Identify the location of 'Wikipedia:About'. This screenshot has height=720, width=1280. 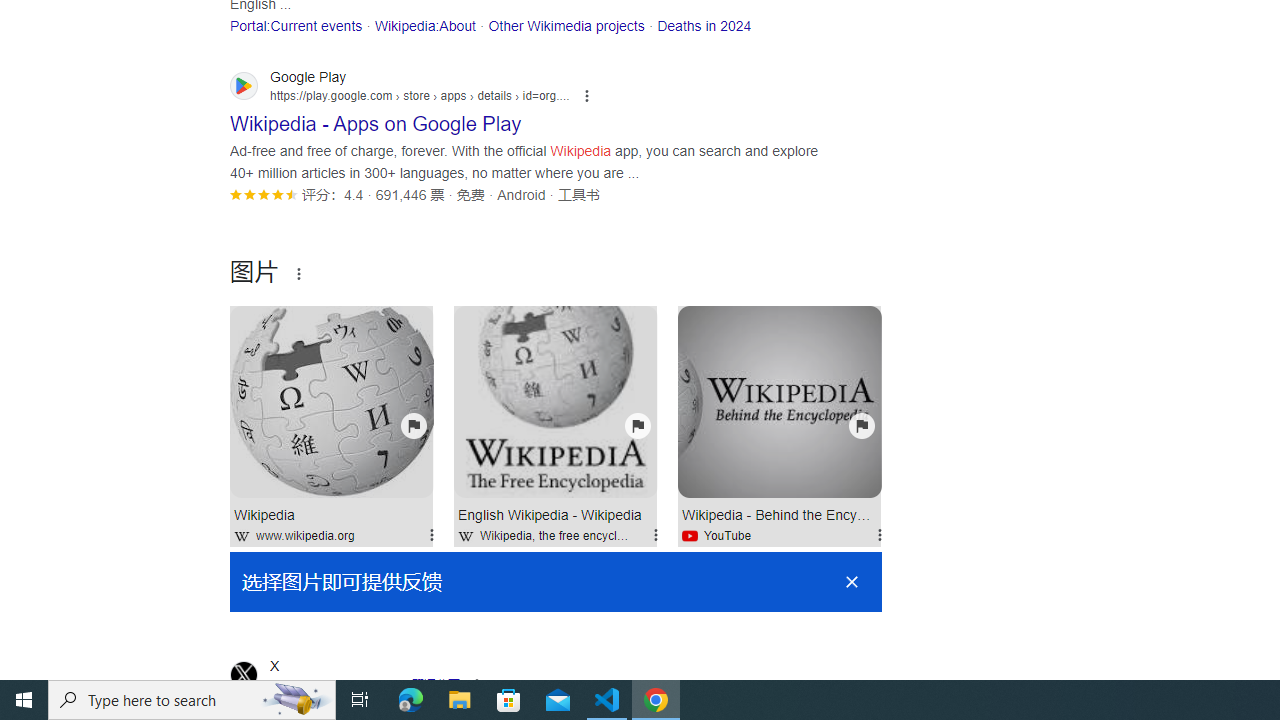
(423, 25).